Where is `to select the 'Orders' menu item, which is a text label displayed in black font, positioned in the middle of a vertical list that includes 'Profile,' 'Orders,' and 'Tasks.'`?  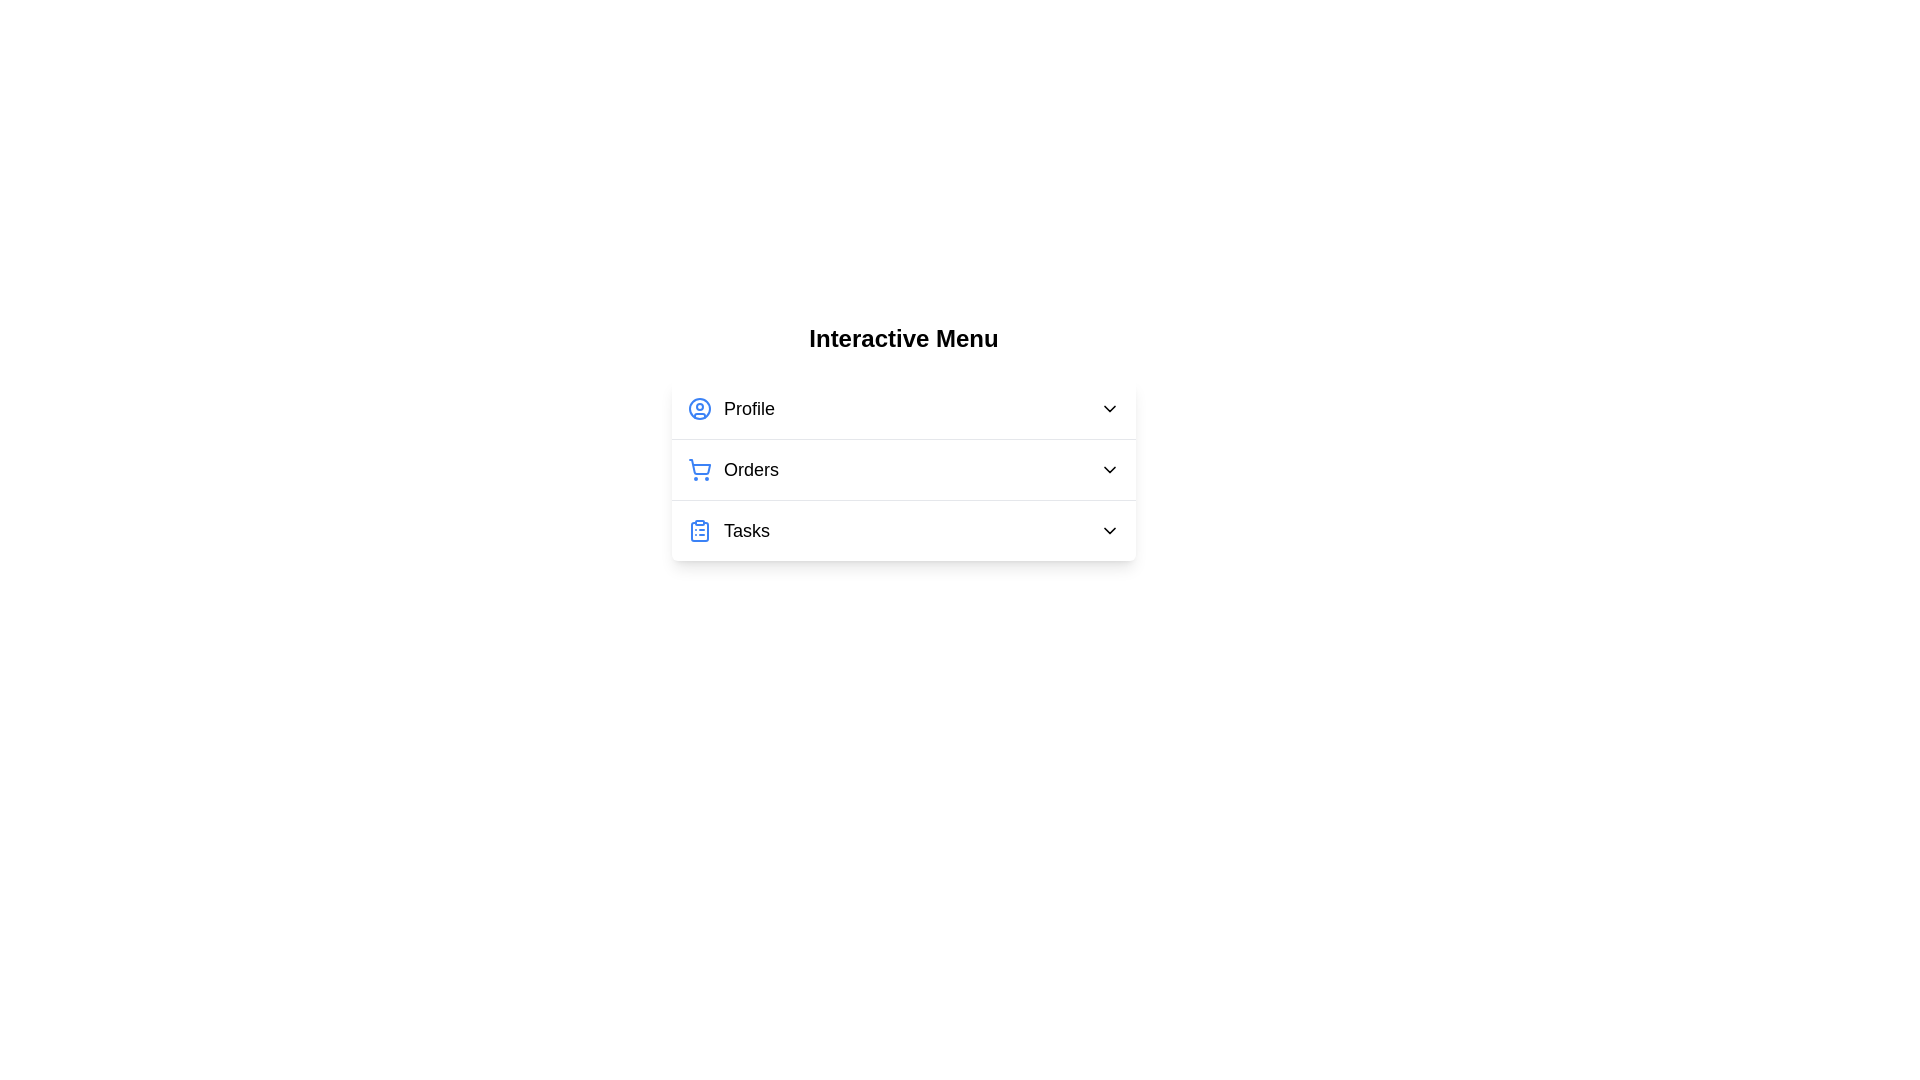 to select the 'Orders' menu item, which is a text label displayed in black font, positioned in the middle of a vertical list that includes 'Profile,' 'Orders,' and 'Tasks.' is located at coordinates (750, 470).